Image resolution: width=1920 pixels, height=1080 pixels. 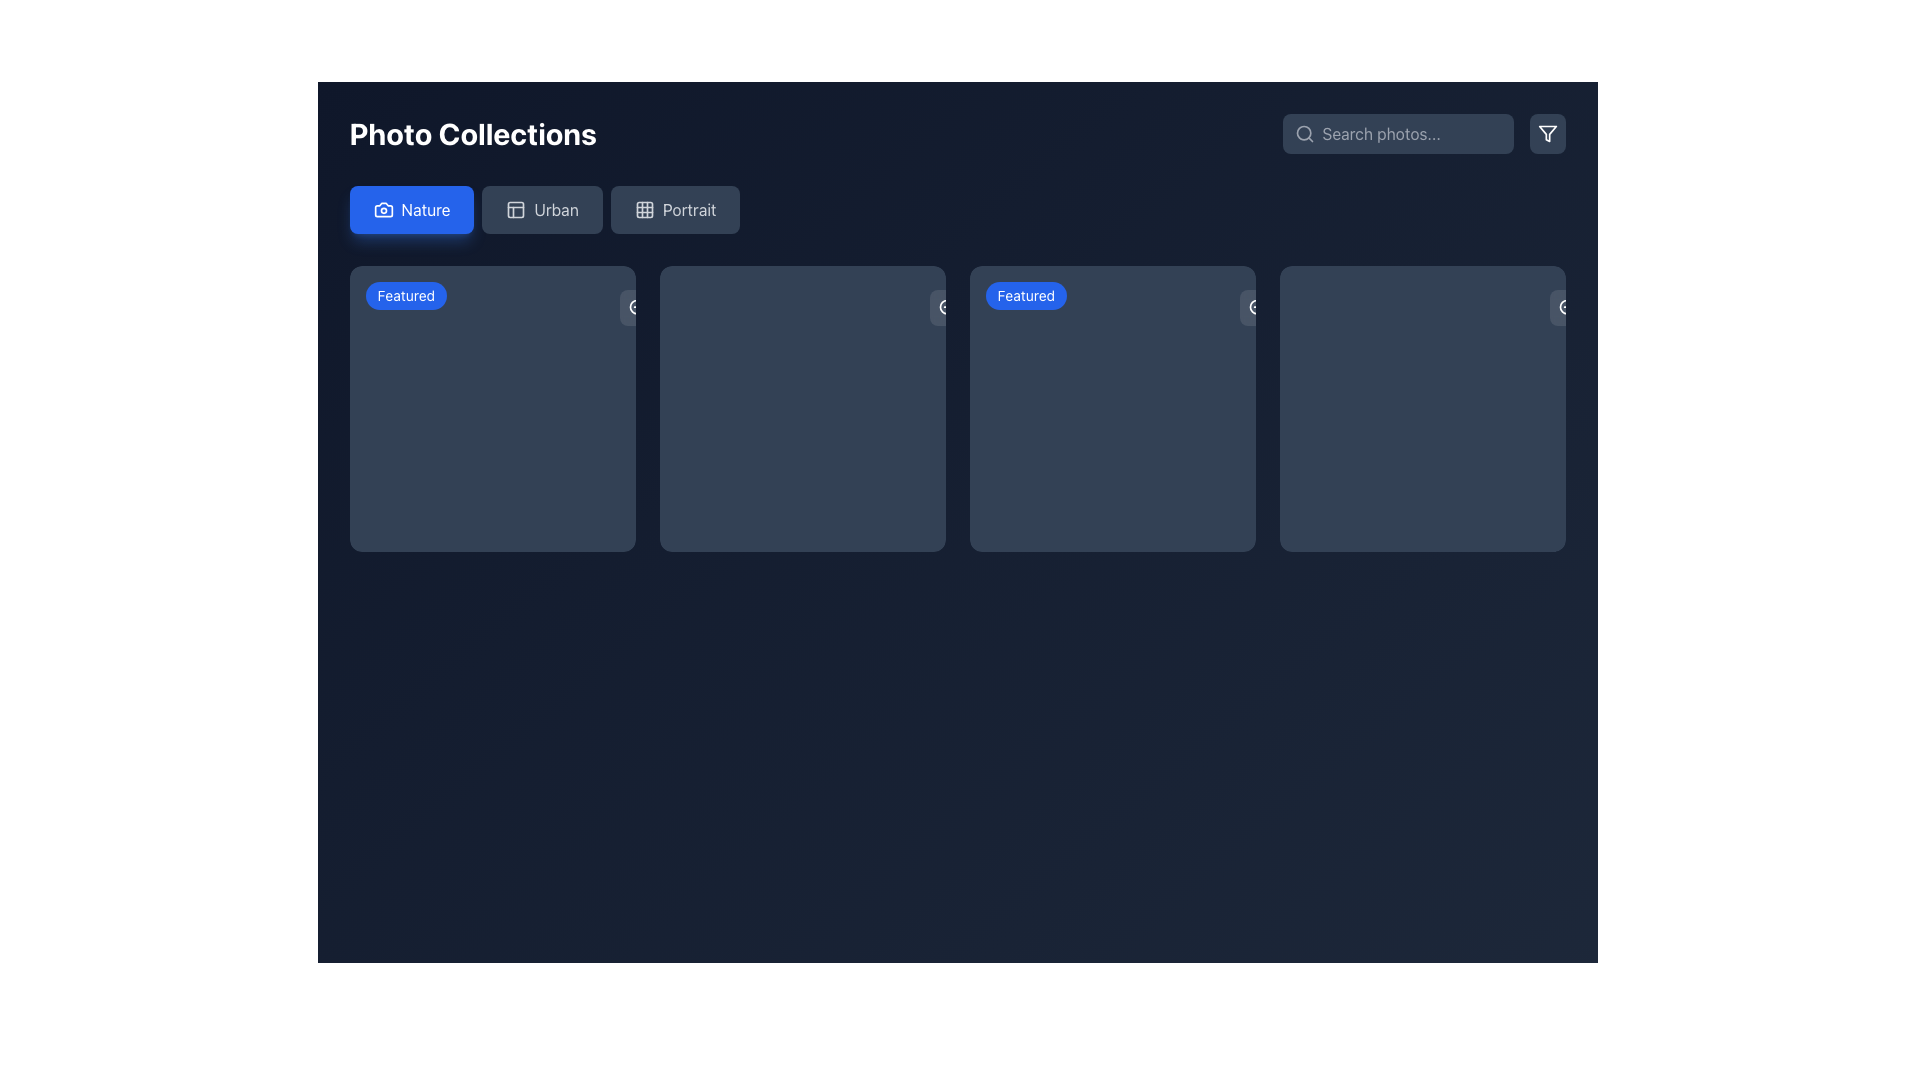 I want to click on the grid icon, which is styled in a minimalist design with nine squares, located inside the 'Portrait' button in the horizontal navigation menu, so click(x=644, y=209).